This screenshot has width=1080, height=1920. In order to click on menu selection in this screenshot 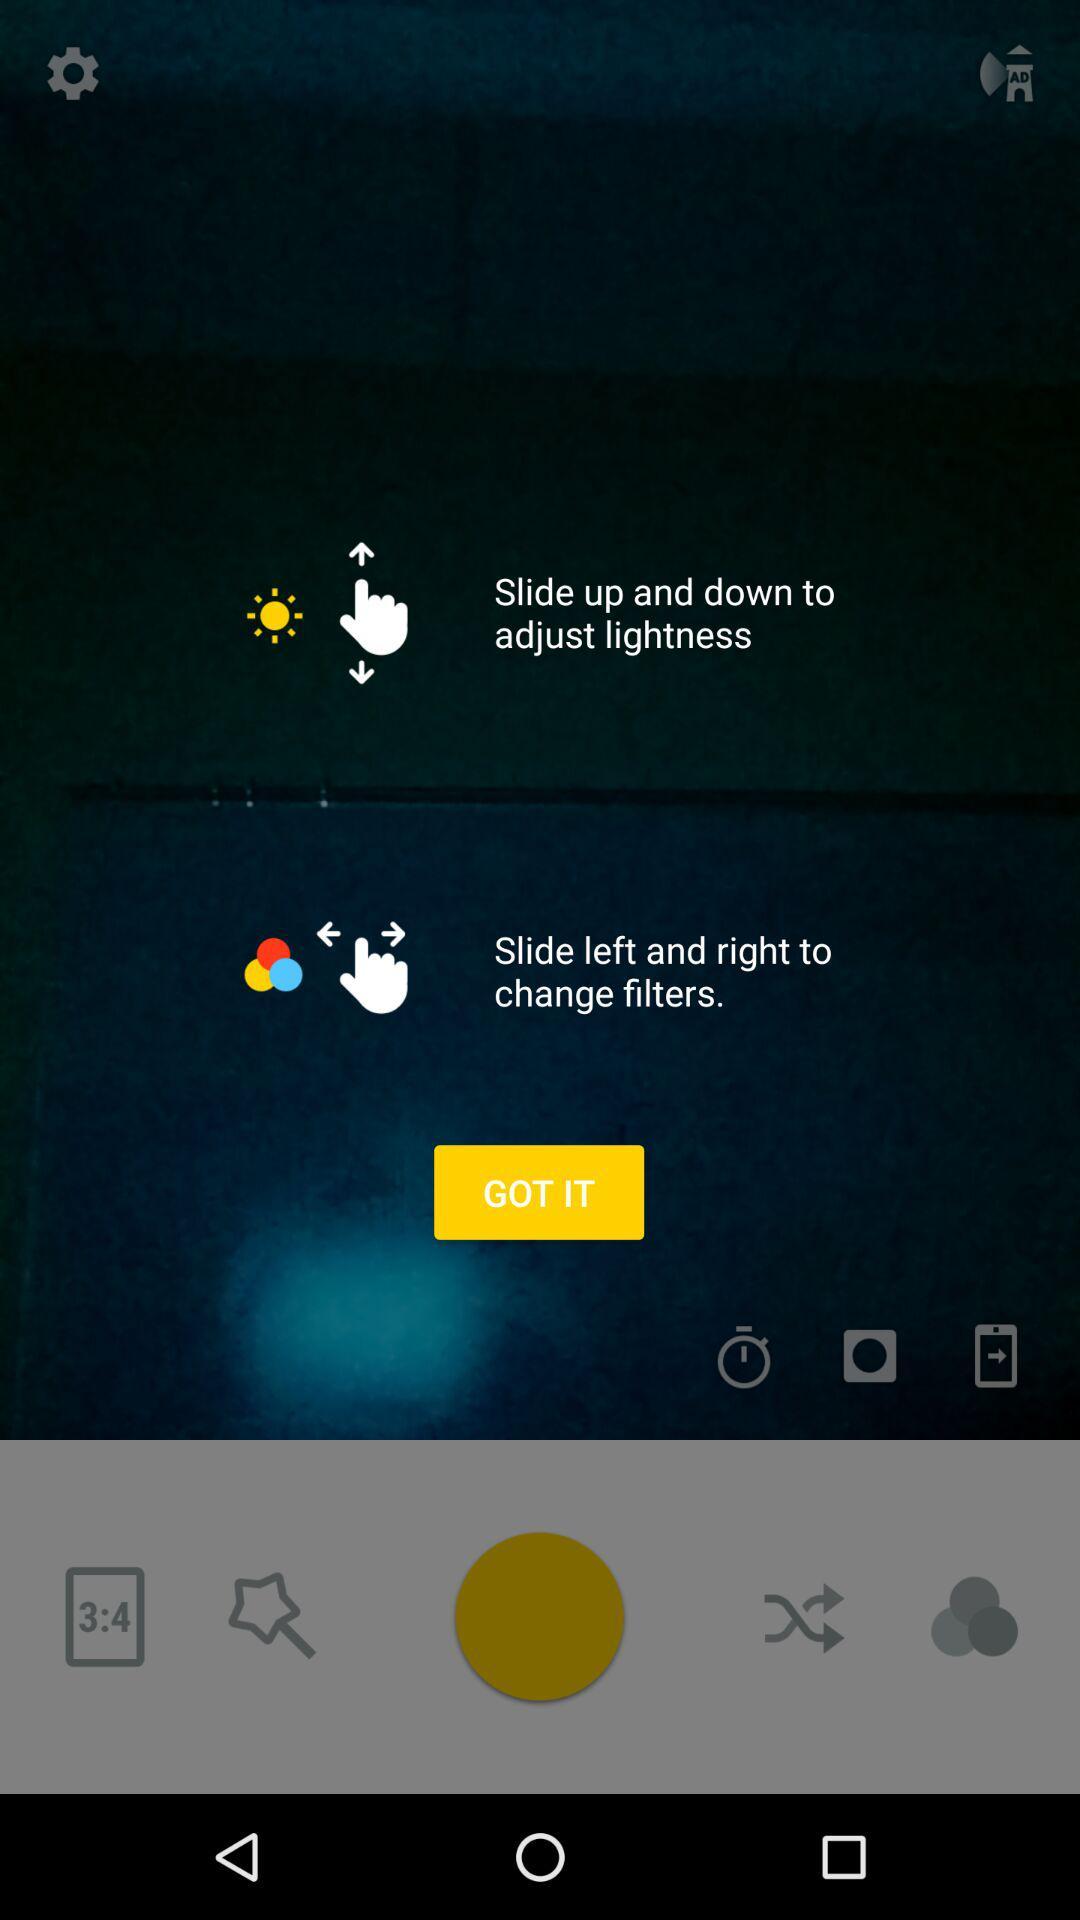, I will do `click(869, 1356)`.